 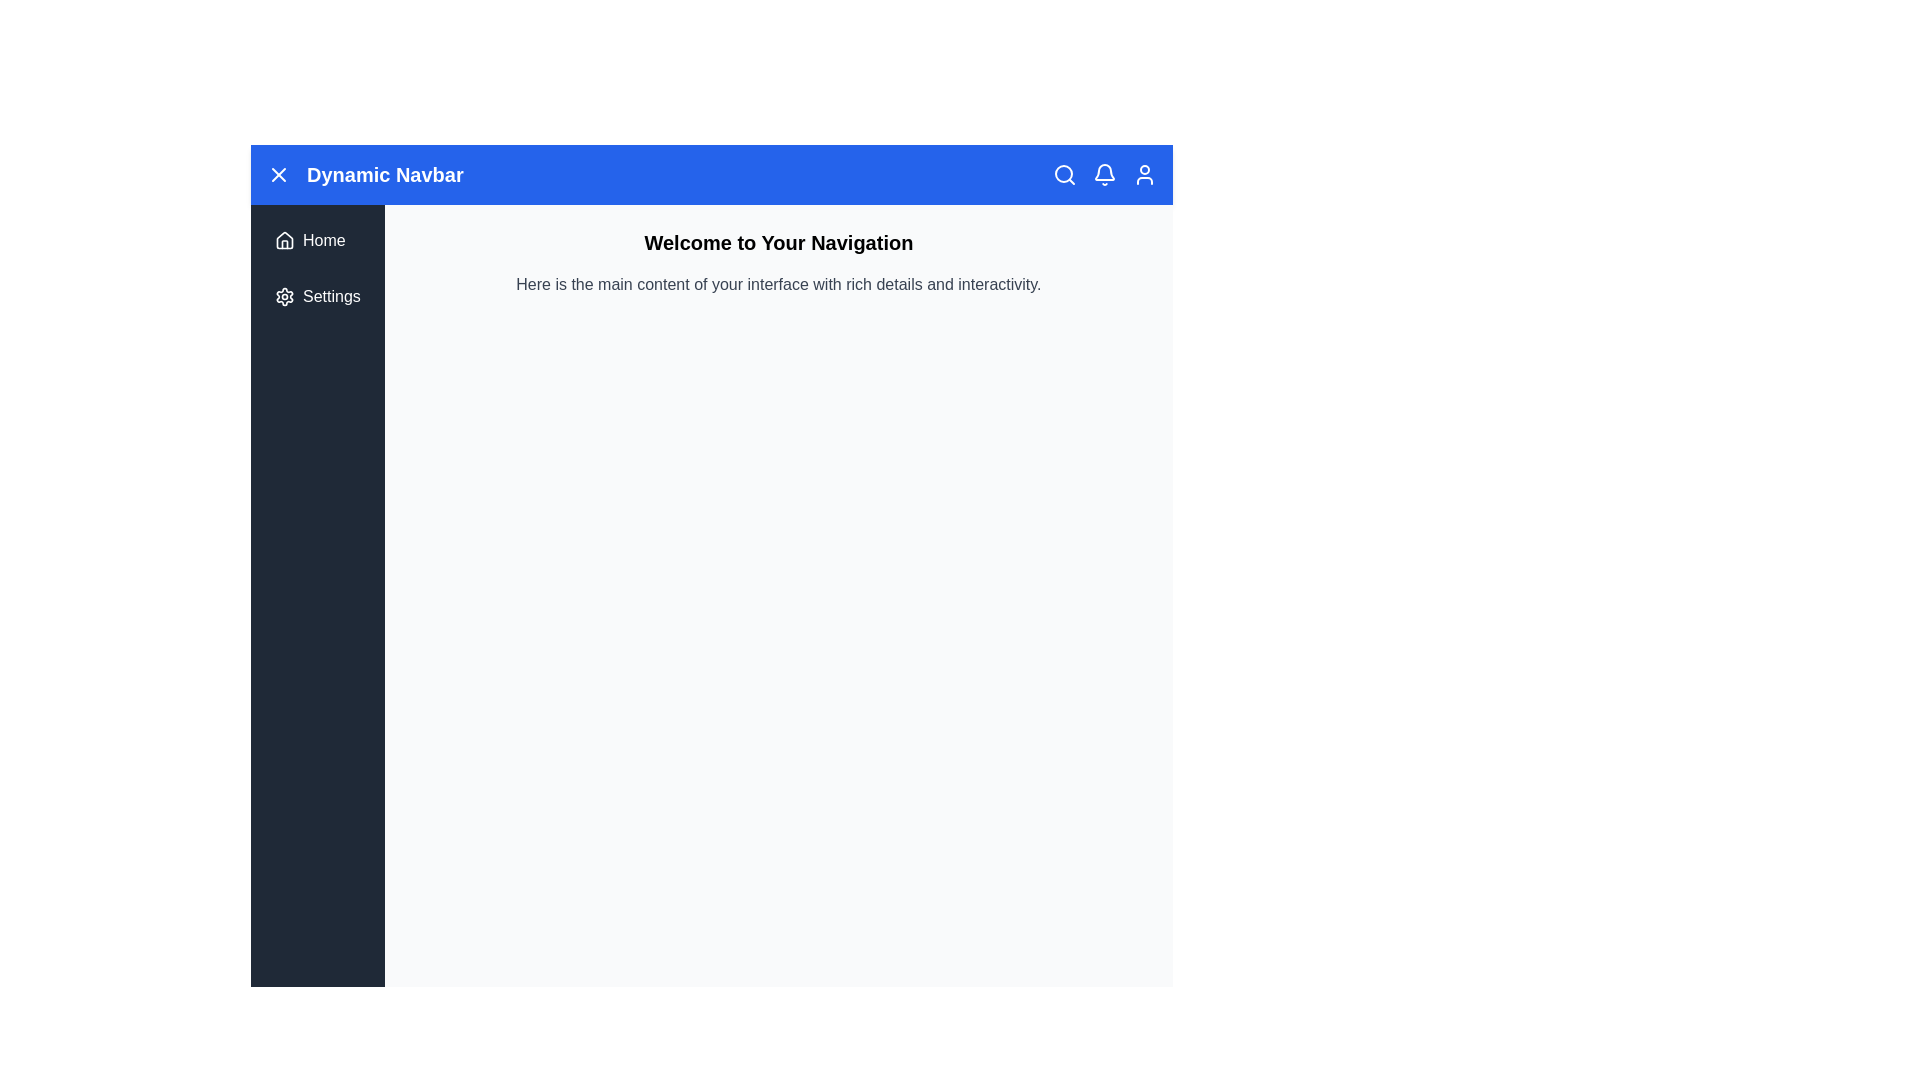 I want to click on the search button located in the top-right corner of the main navigation bar to interact with its hover effect, so click(x=1064, y=173).